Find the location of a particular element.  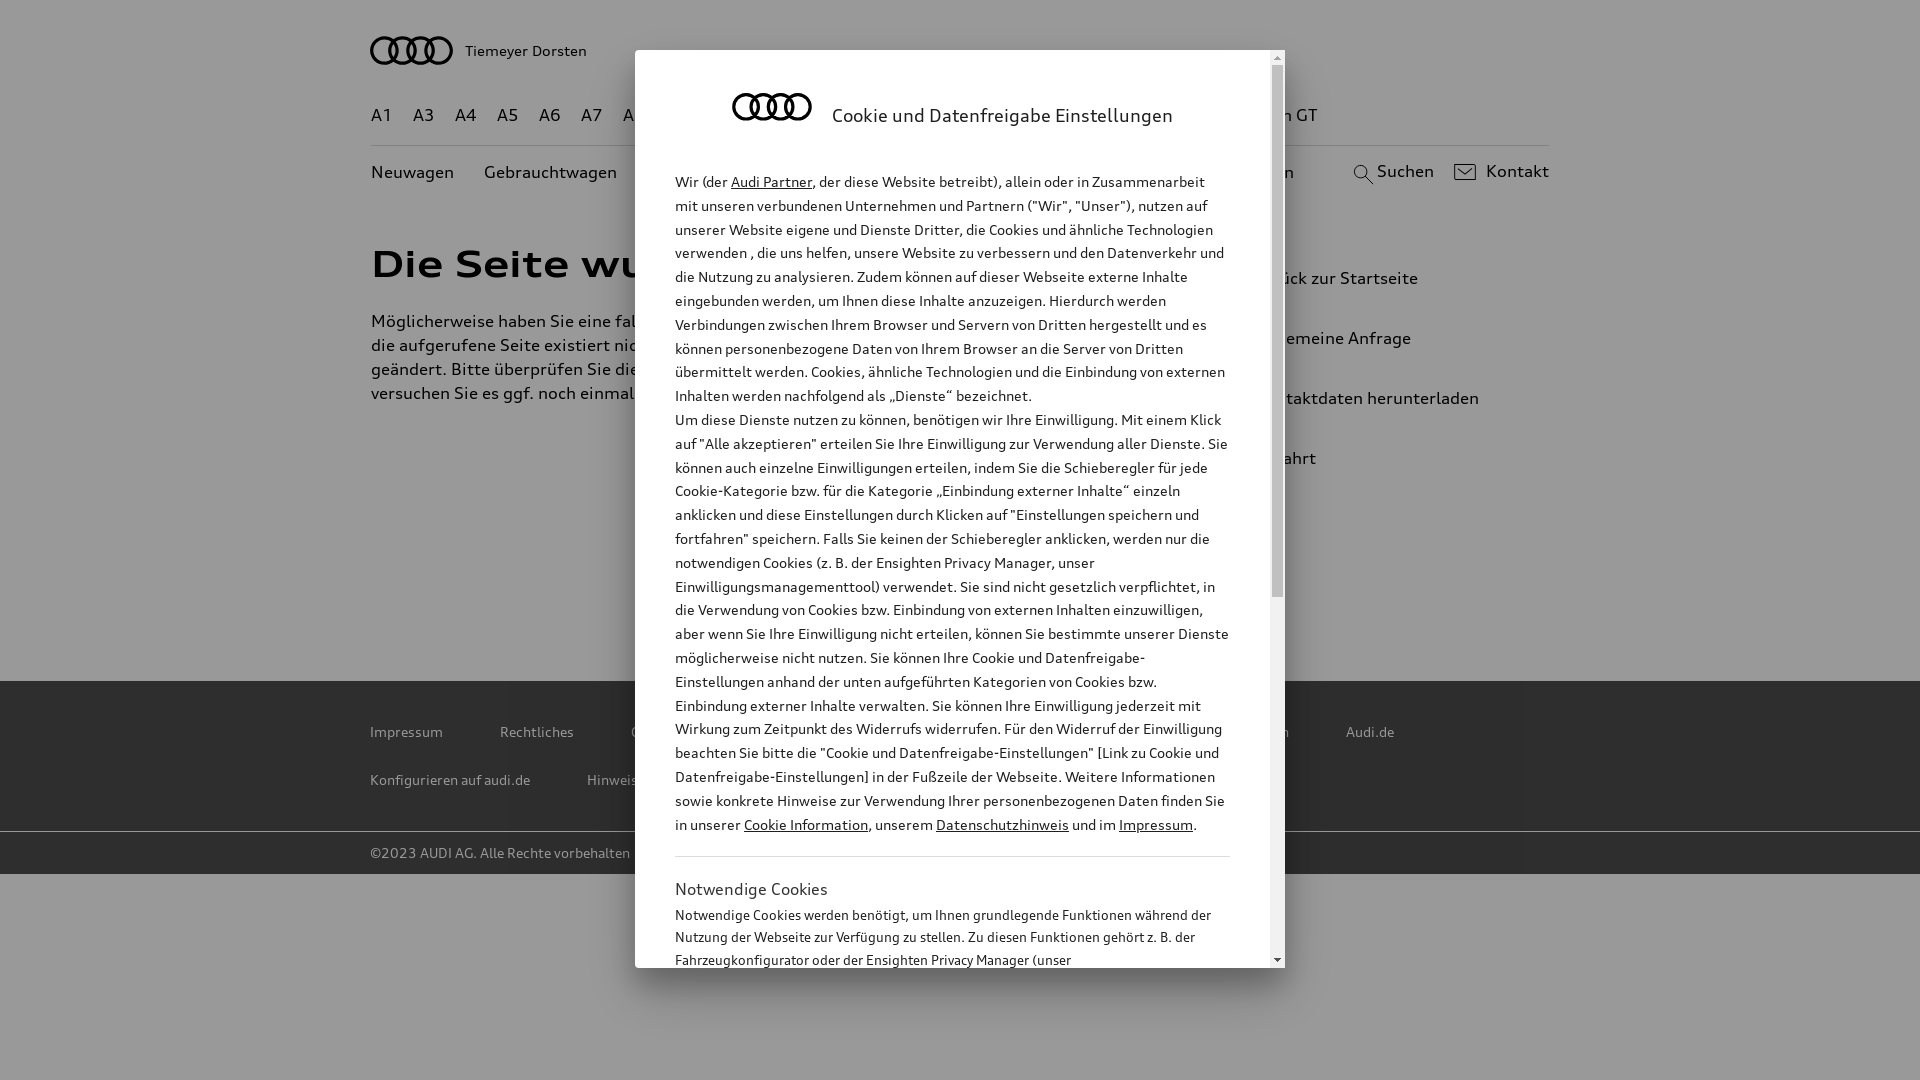

'A6' is located at coordinates (550, 115).